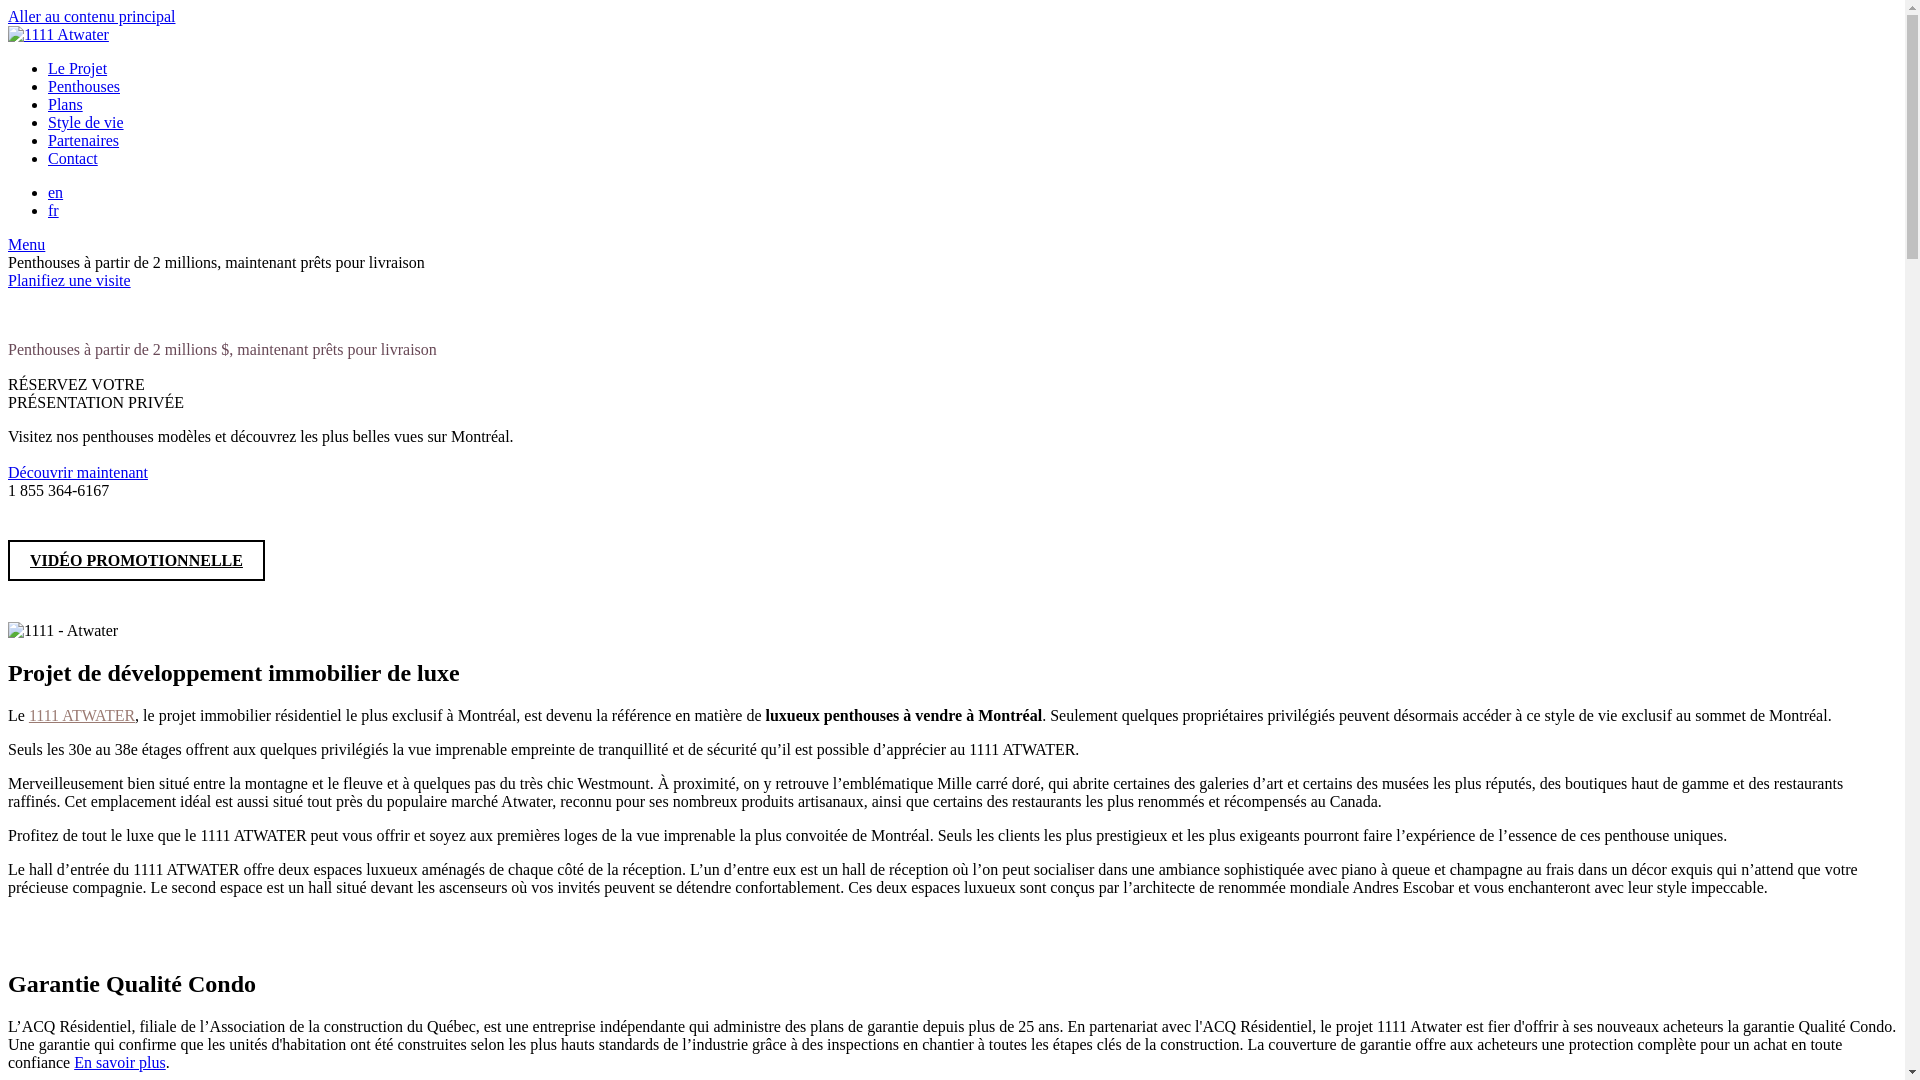 This screenshot has width=1920, height=1080. What do you see at coordinates (82, 139) in the screenshot?
I see `'Partenaires'` at bounding box center [82, 139].